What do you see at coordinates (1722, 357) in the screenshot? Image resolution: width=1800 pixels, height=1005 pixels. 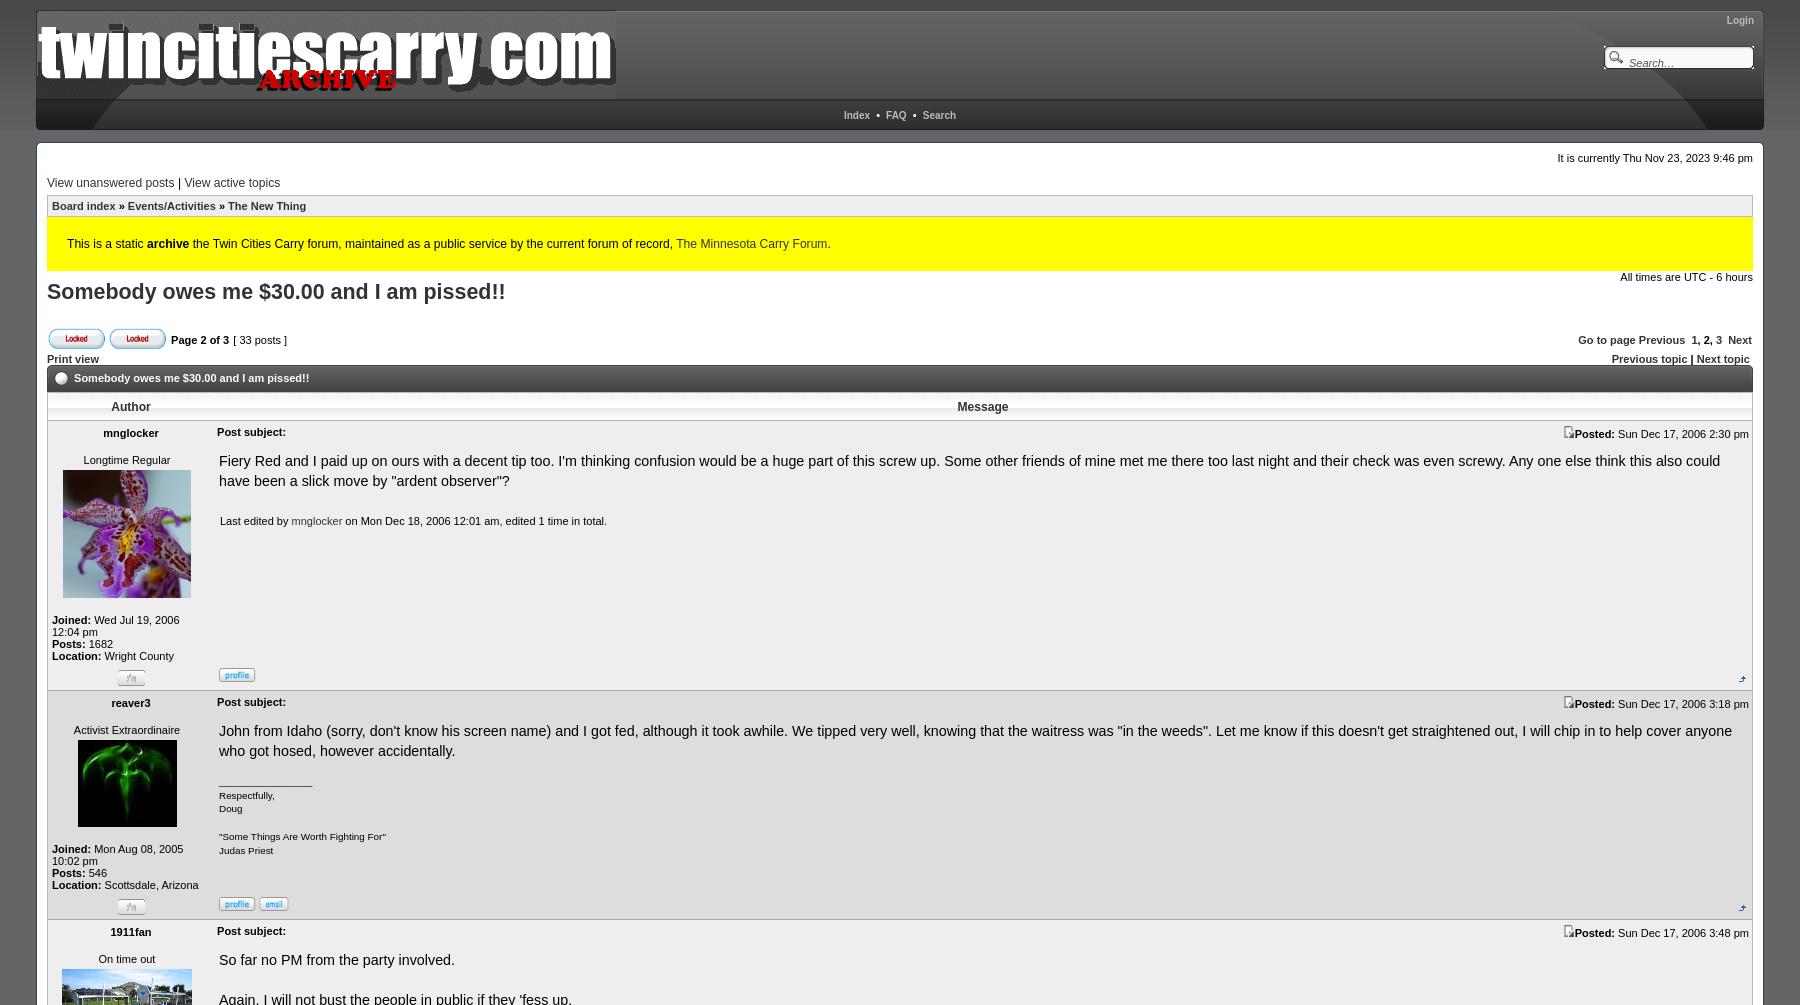 I see `'Next topic'` at bounding box center [1722, 357].